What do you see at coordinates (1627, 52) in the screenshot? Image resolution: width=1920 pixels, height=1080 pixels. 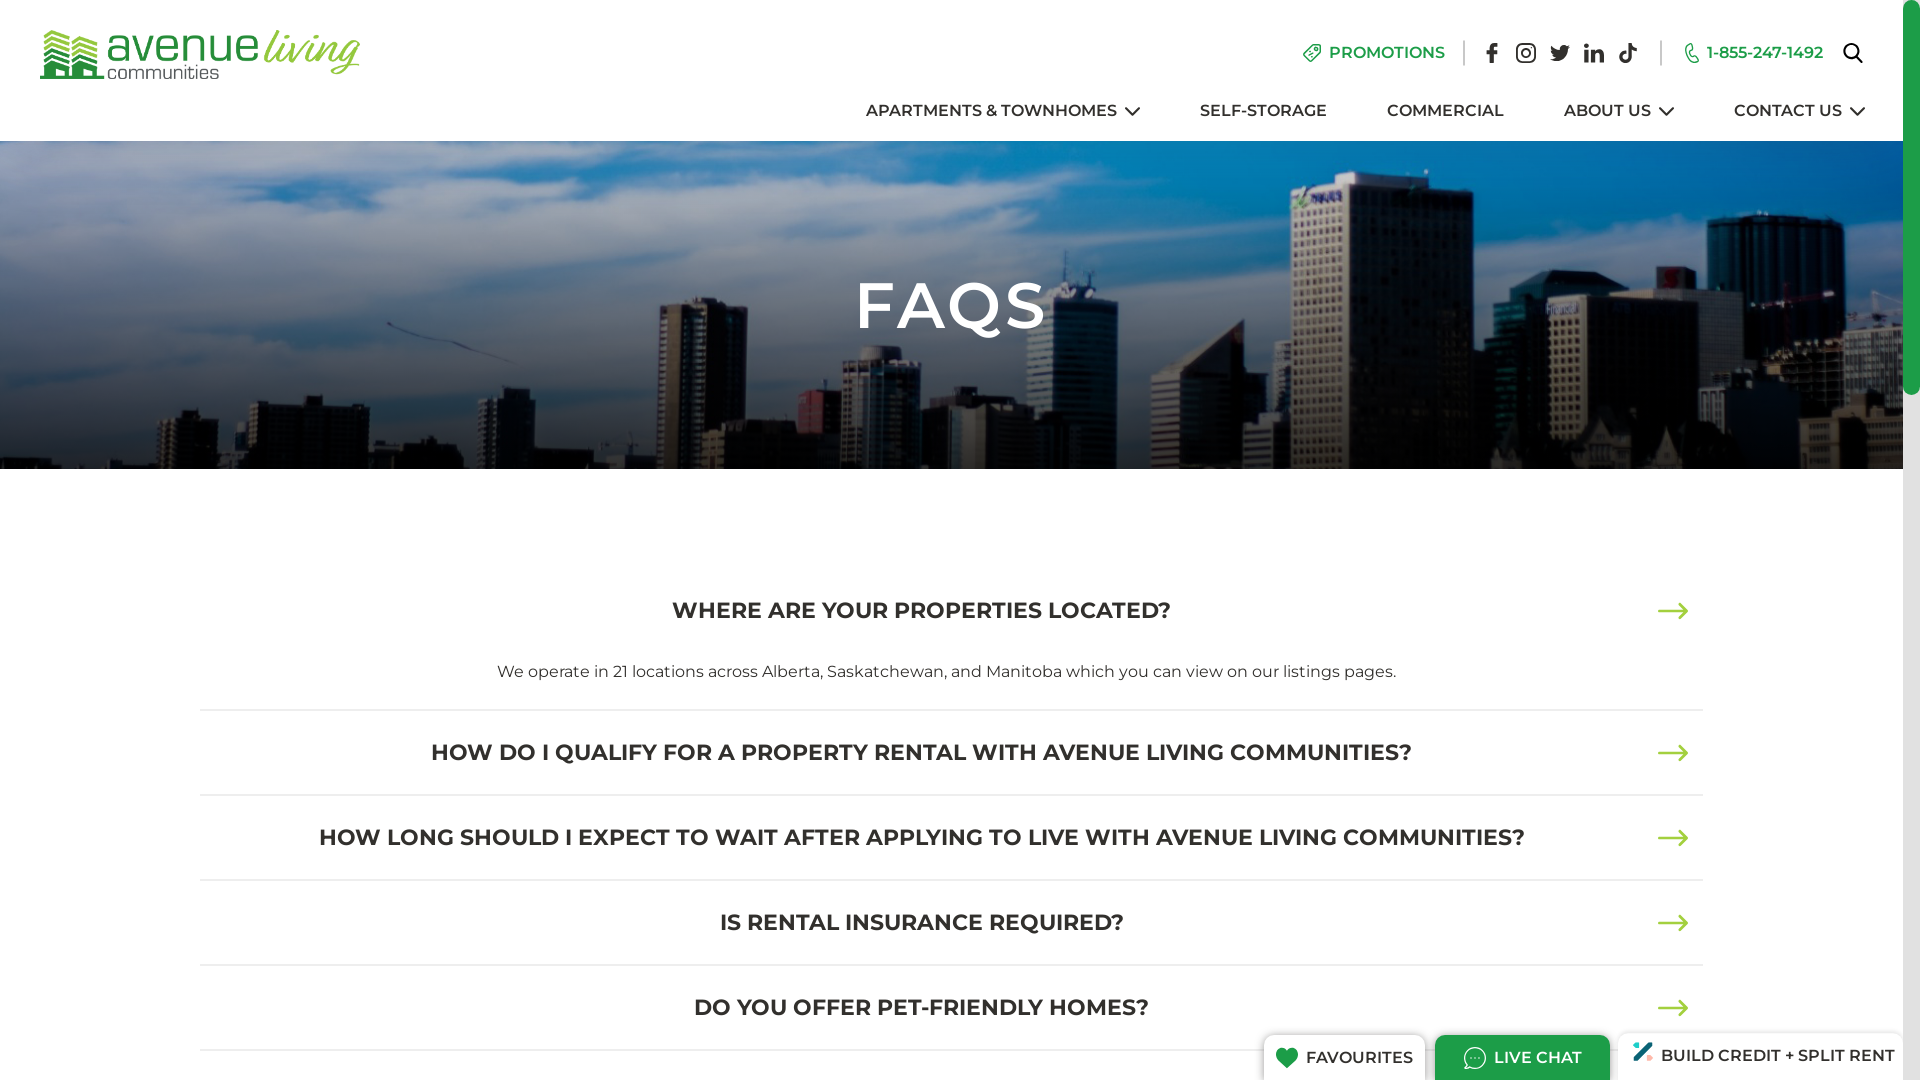 I see `'Tiktok'` at bounding box center [1627, 52].